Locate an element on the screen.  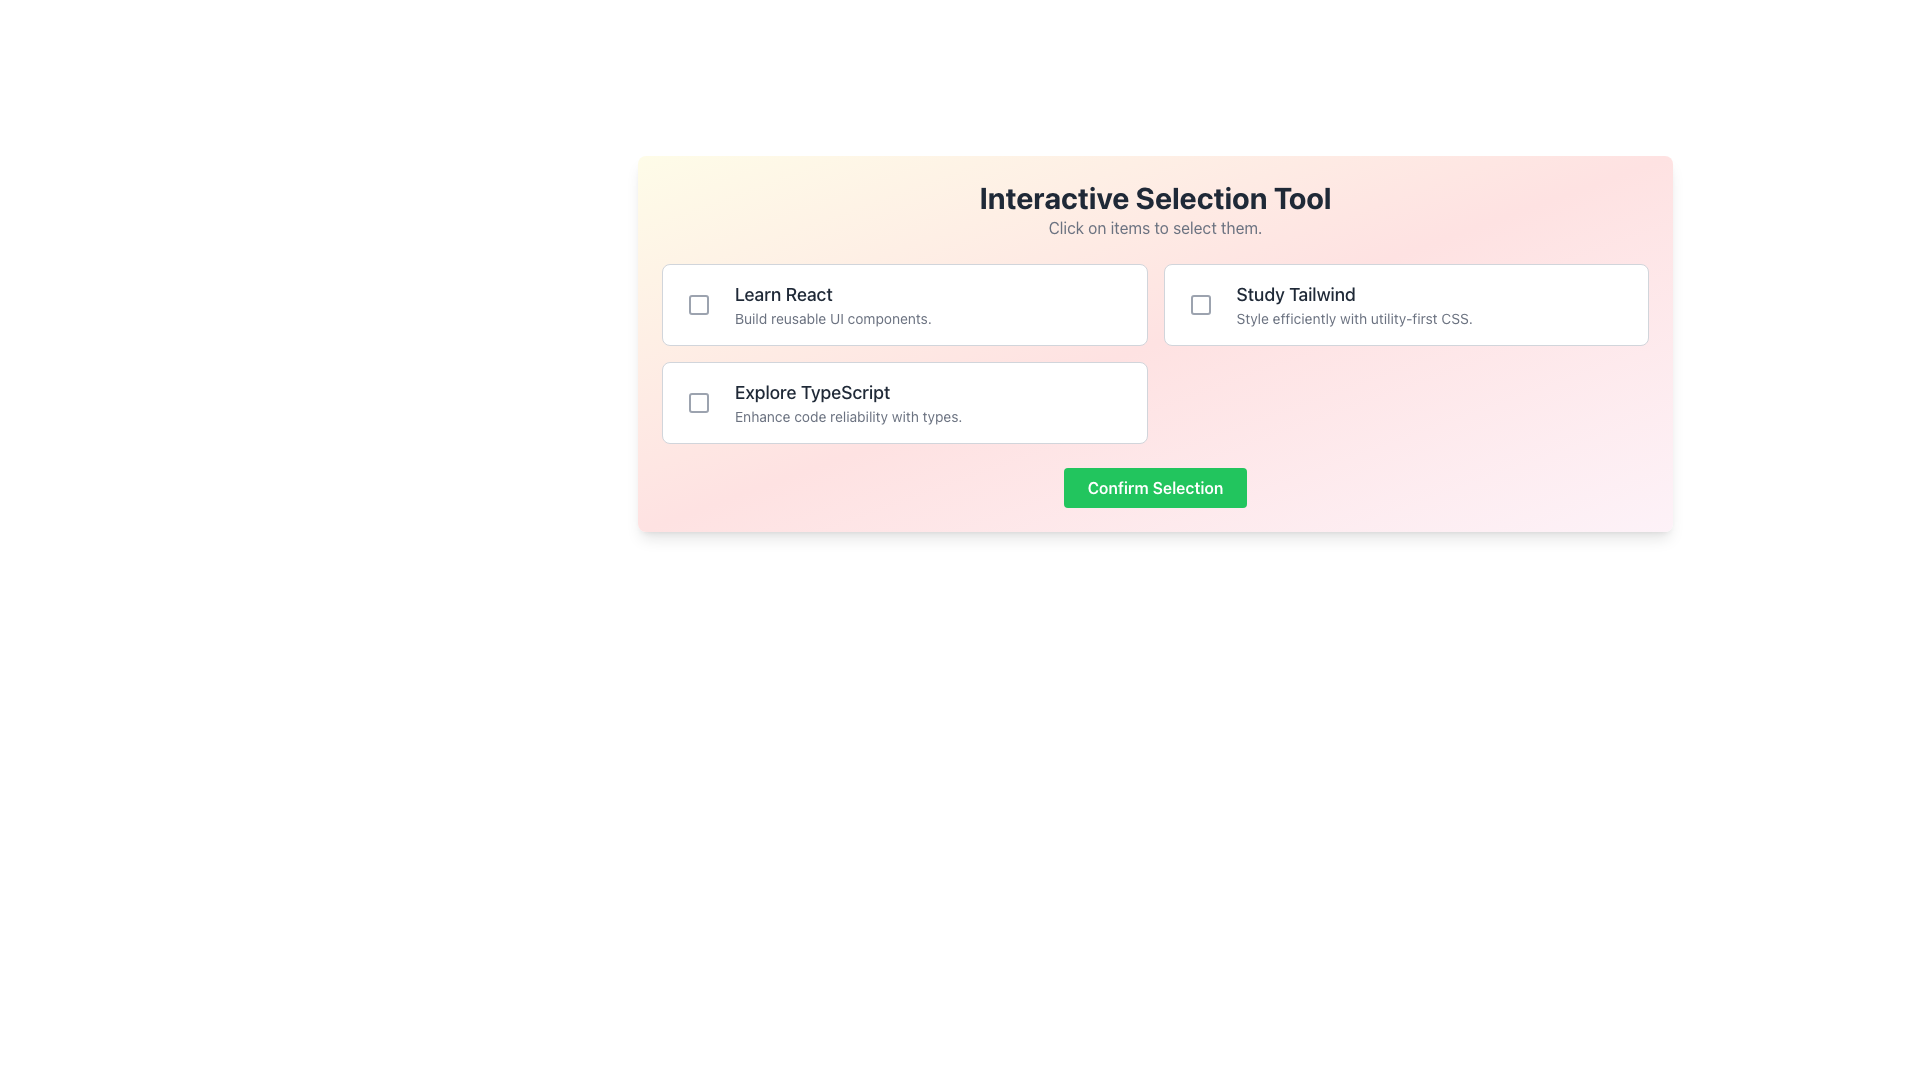
the confirmation button located at the bottom of the interface to observe the hover effect is located at coordinates (1155, 488).